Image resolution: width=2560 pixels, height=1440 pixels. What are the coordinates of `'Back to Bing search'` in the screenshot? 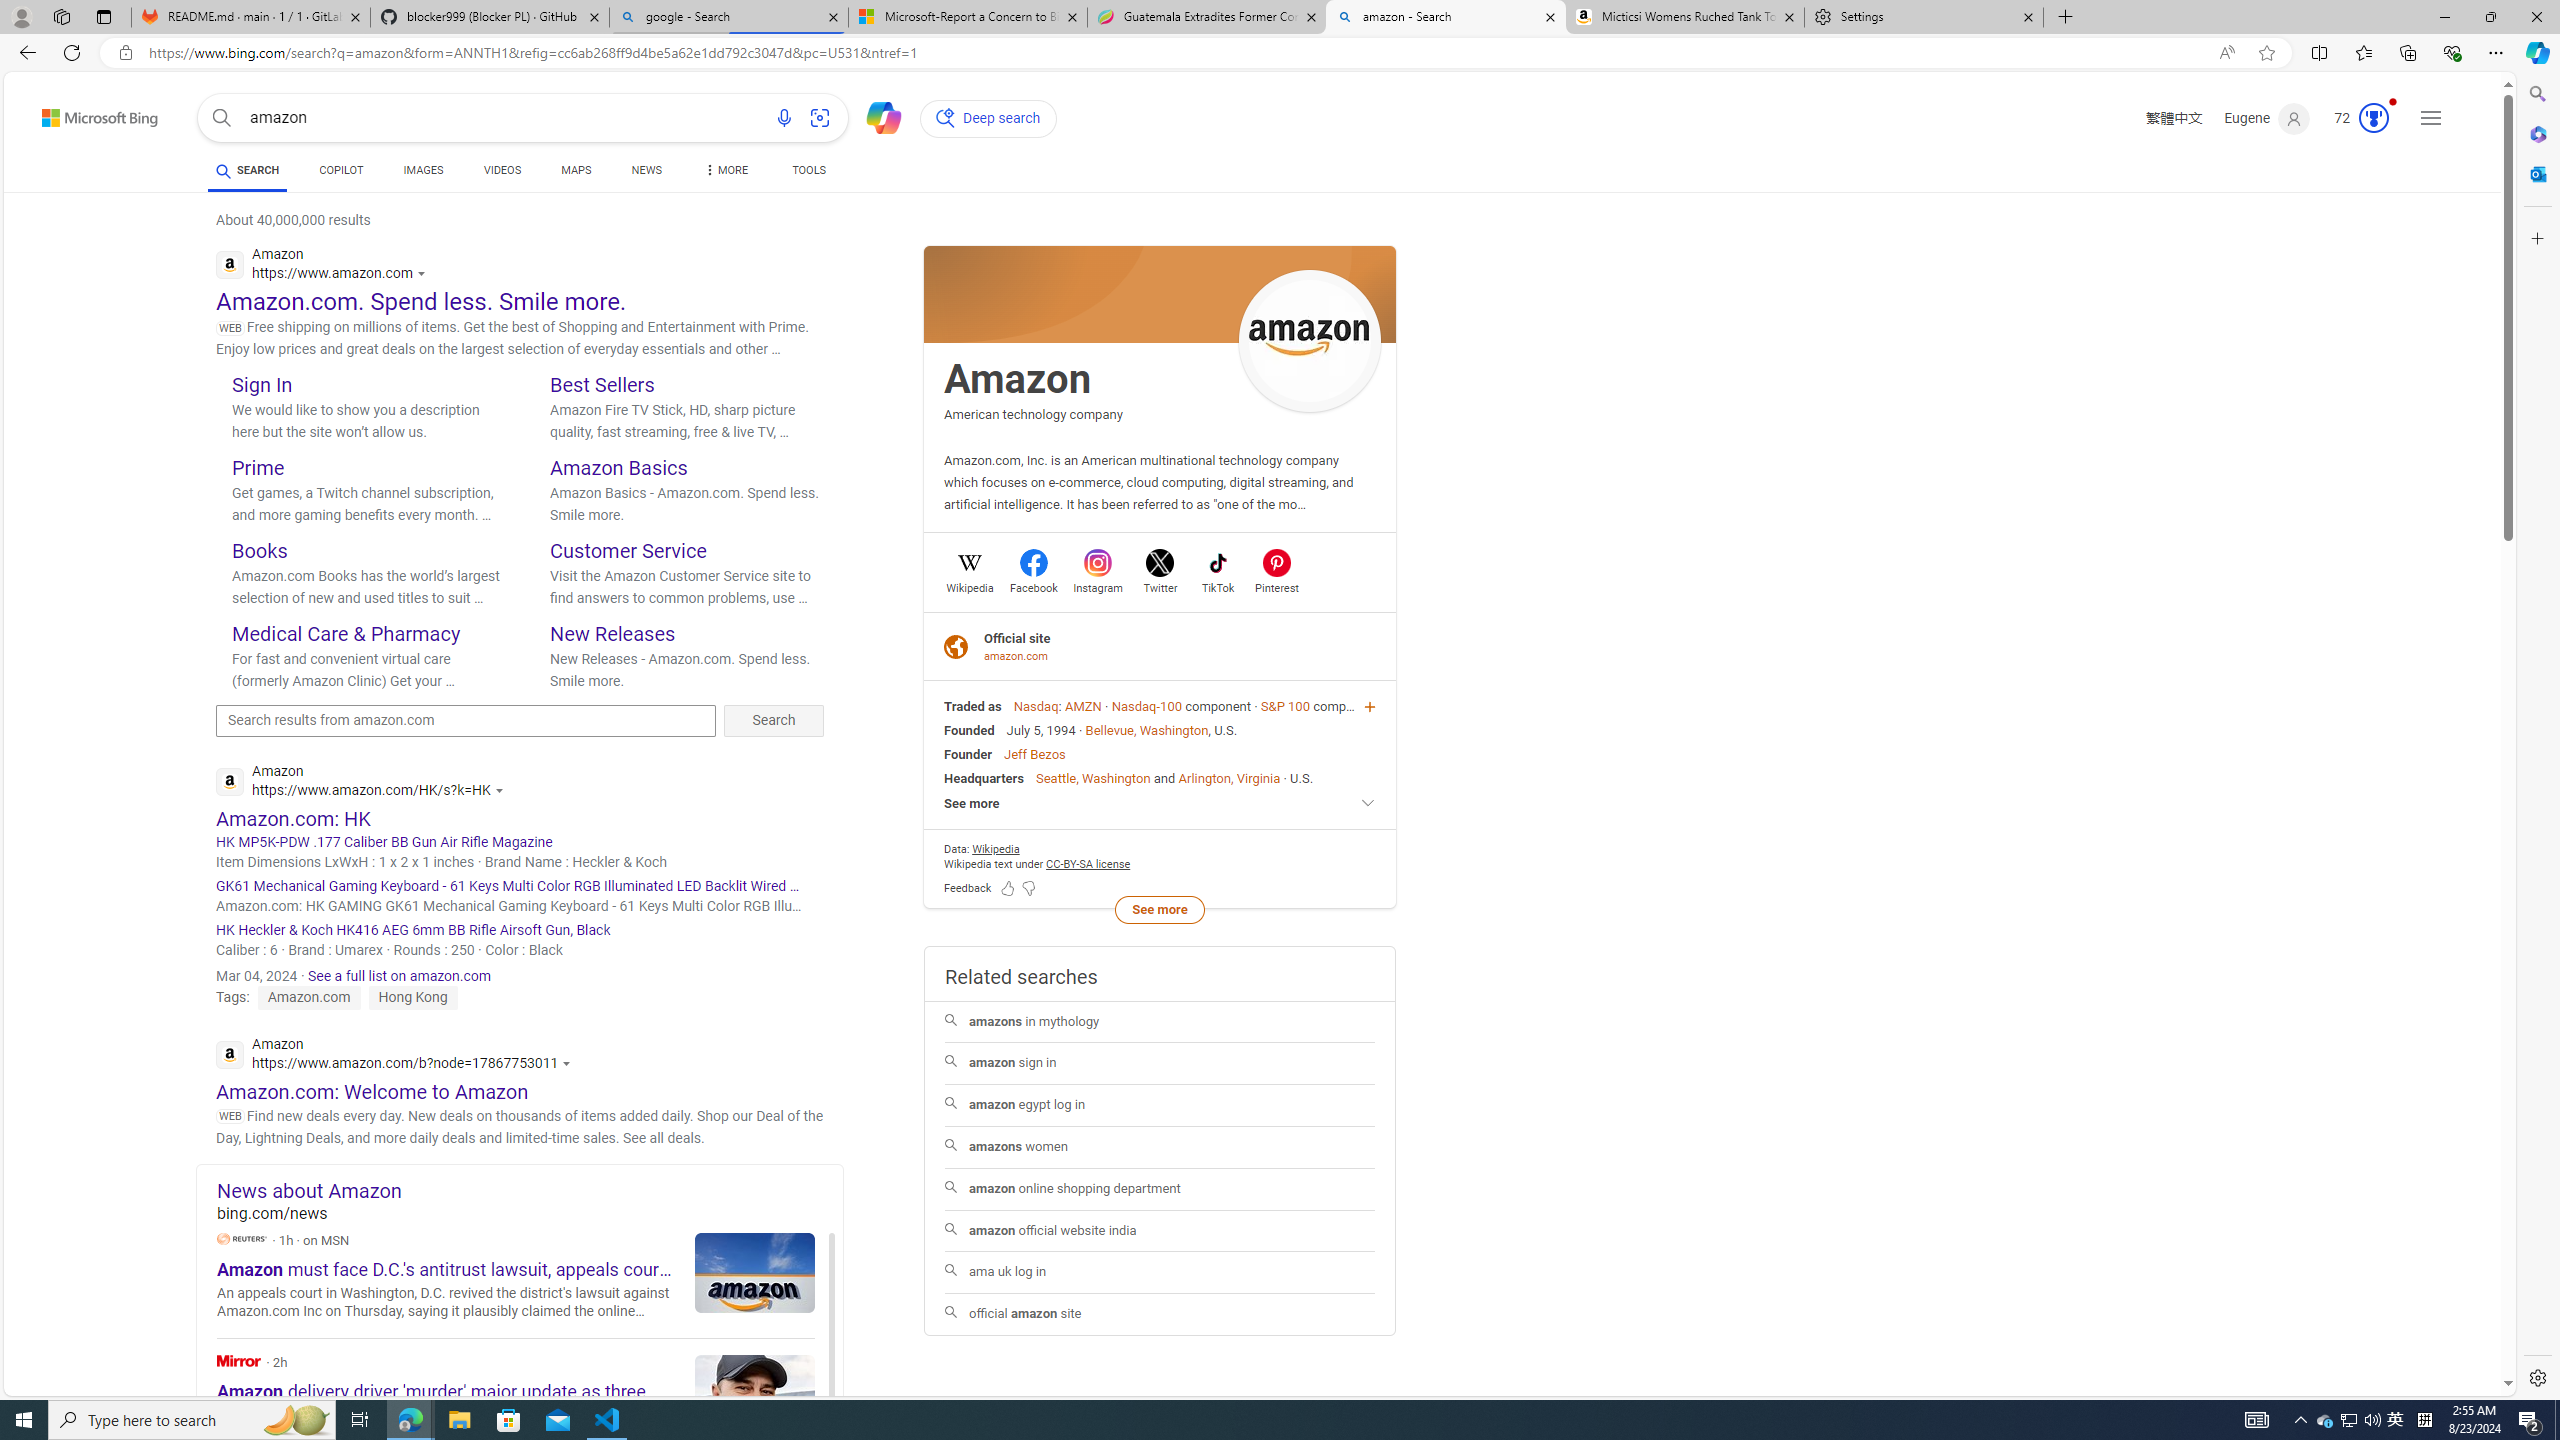 It's located at (87, 112).